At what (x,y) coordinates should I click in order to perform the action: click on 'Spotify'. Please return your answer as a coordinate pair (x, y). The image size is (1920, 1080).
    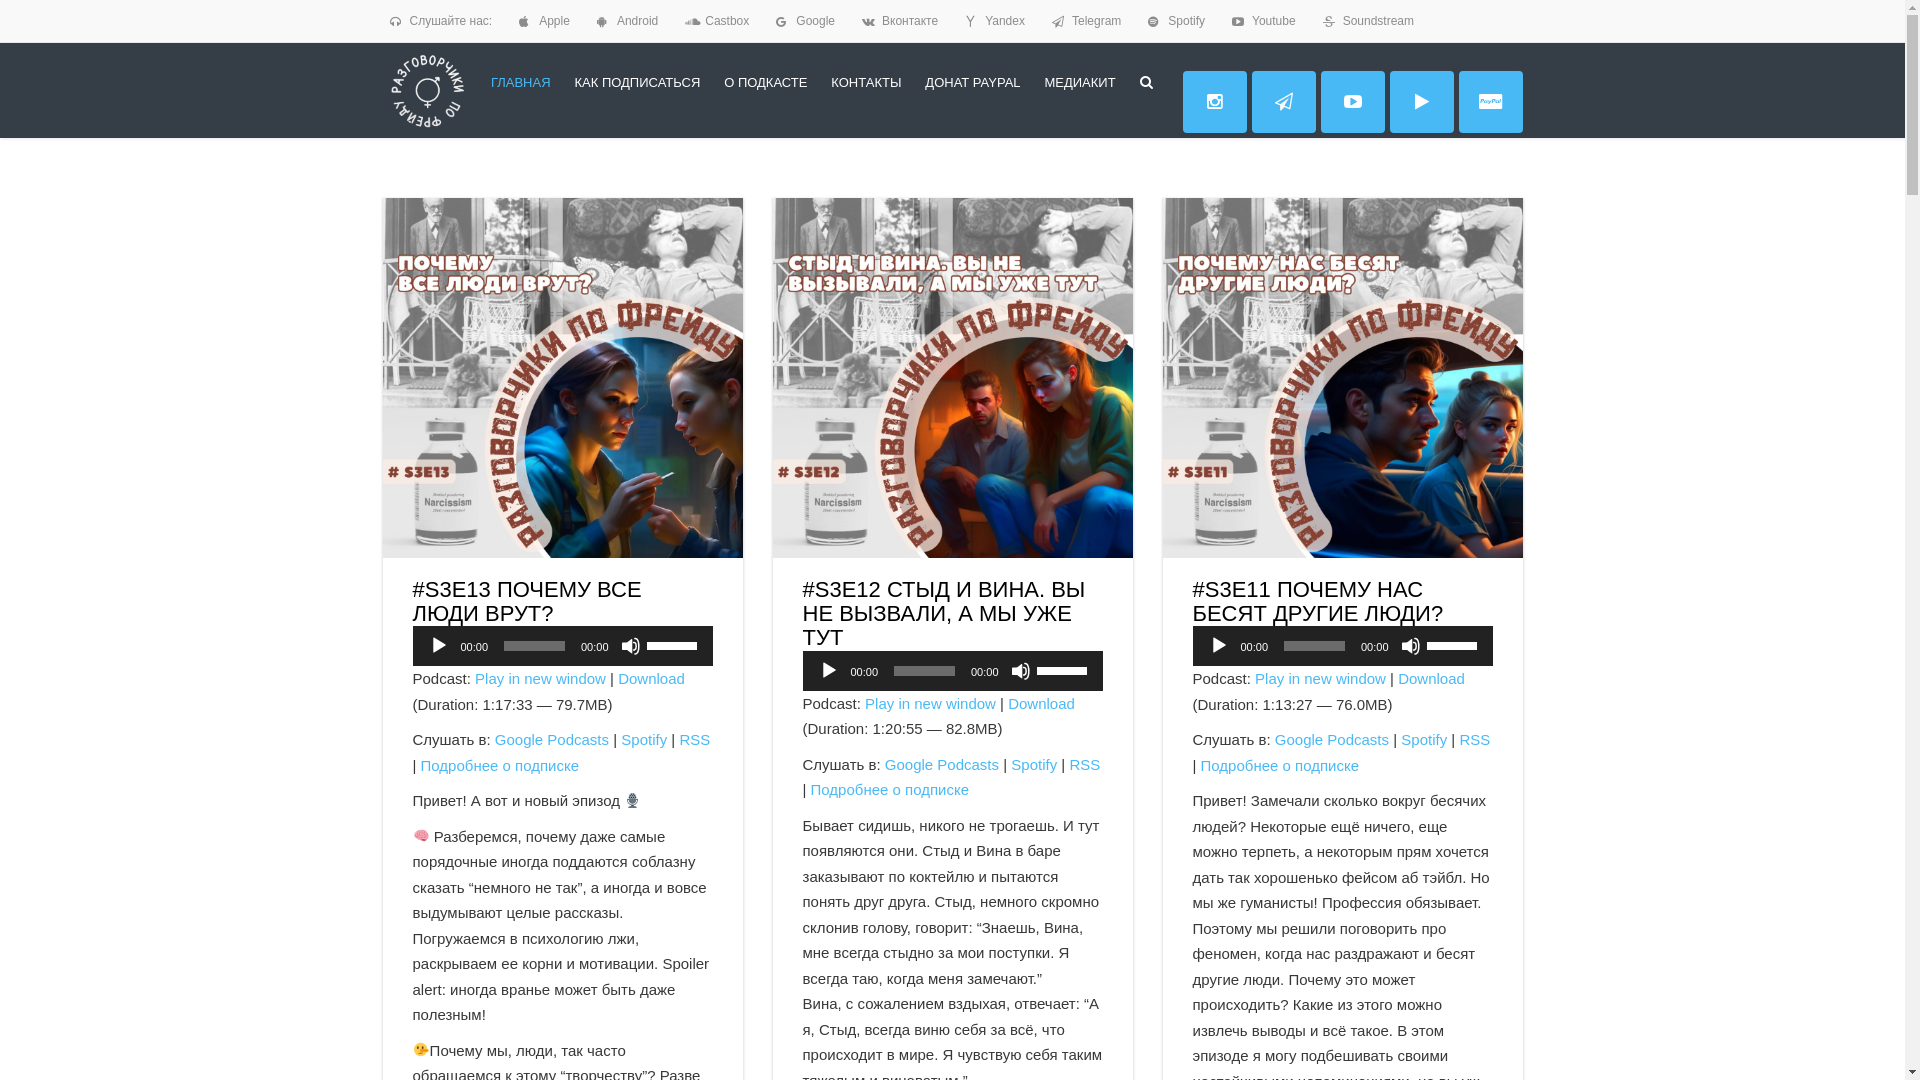
    Looking at the image, I should click on (643, 739).